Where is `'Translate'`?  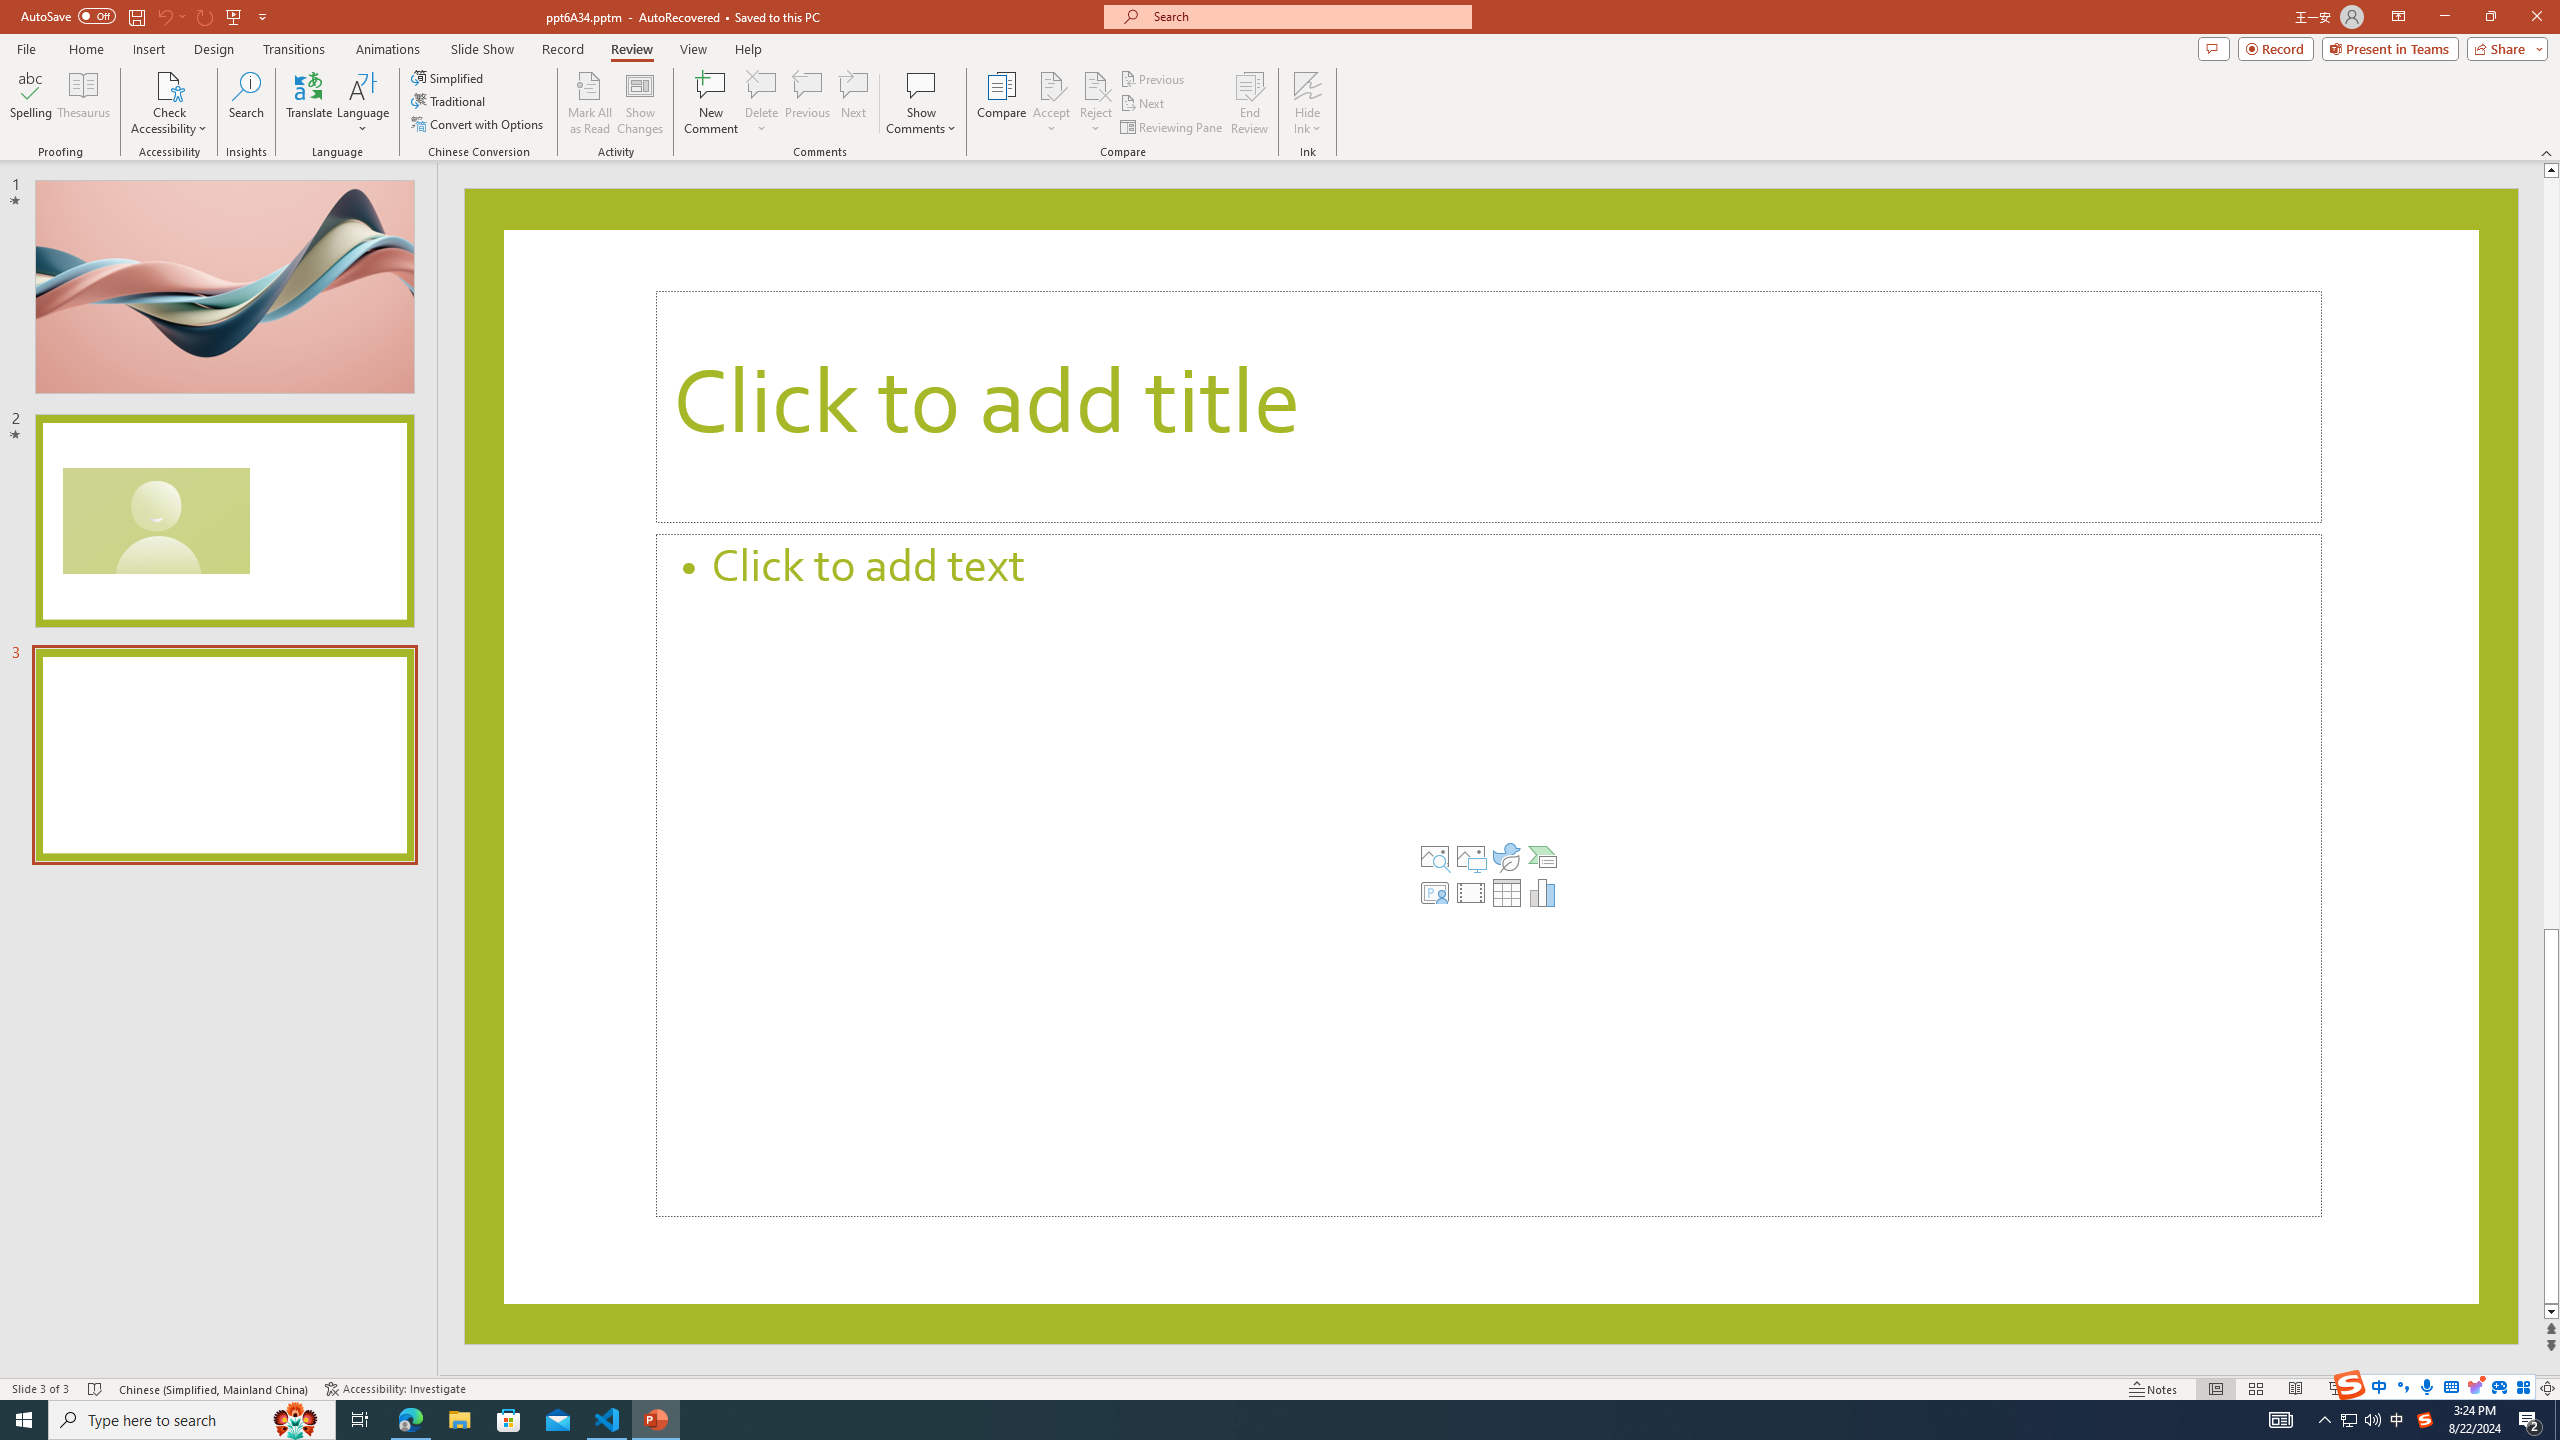
'Translate' is located at coordinates (309, 103).